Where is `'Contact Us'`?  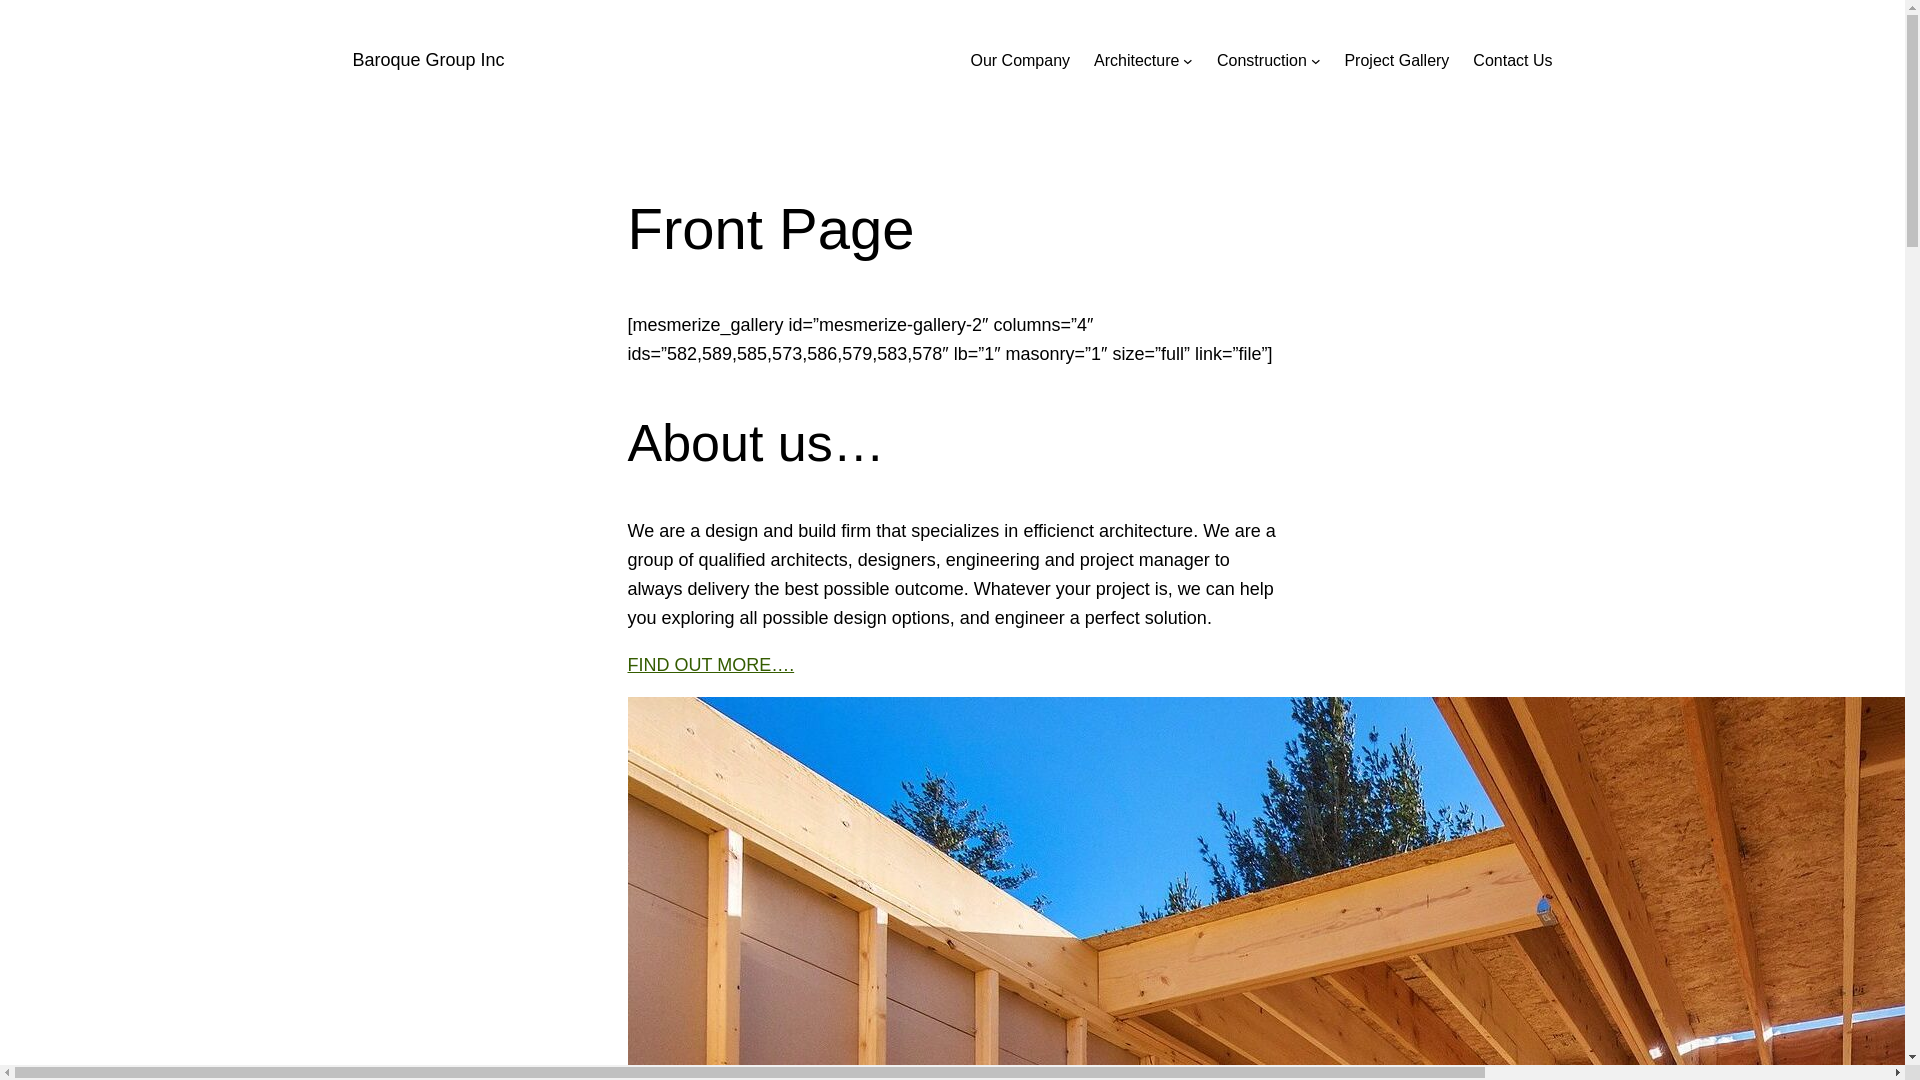 'Contact Us' is located at coordinates (1512, 60).